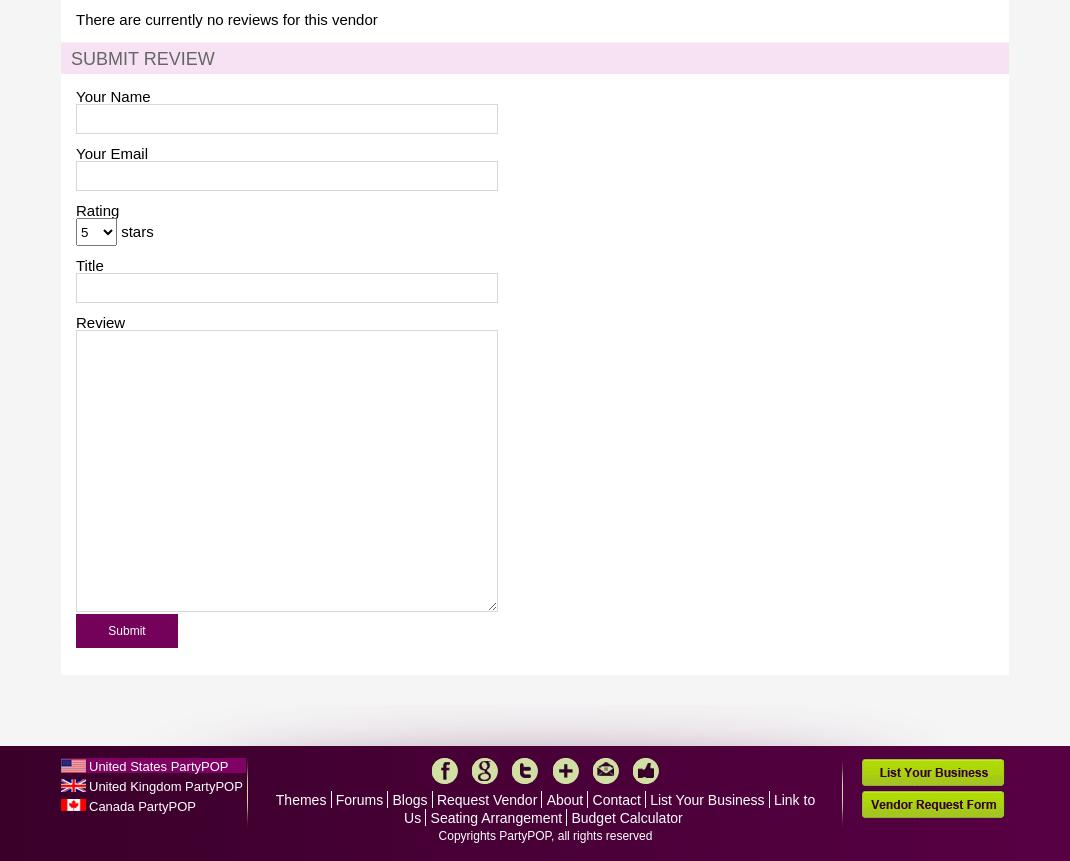 This screenshot has height=861, width=1070. Describe the element at coordinates (300, 800) in the screenshot. I see `'Themes'` at that location.